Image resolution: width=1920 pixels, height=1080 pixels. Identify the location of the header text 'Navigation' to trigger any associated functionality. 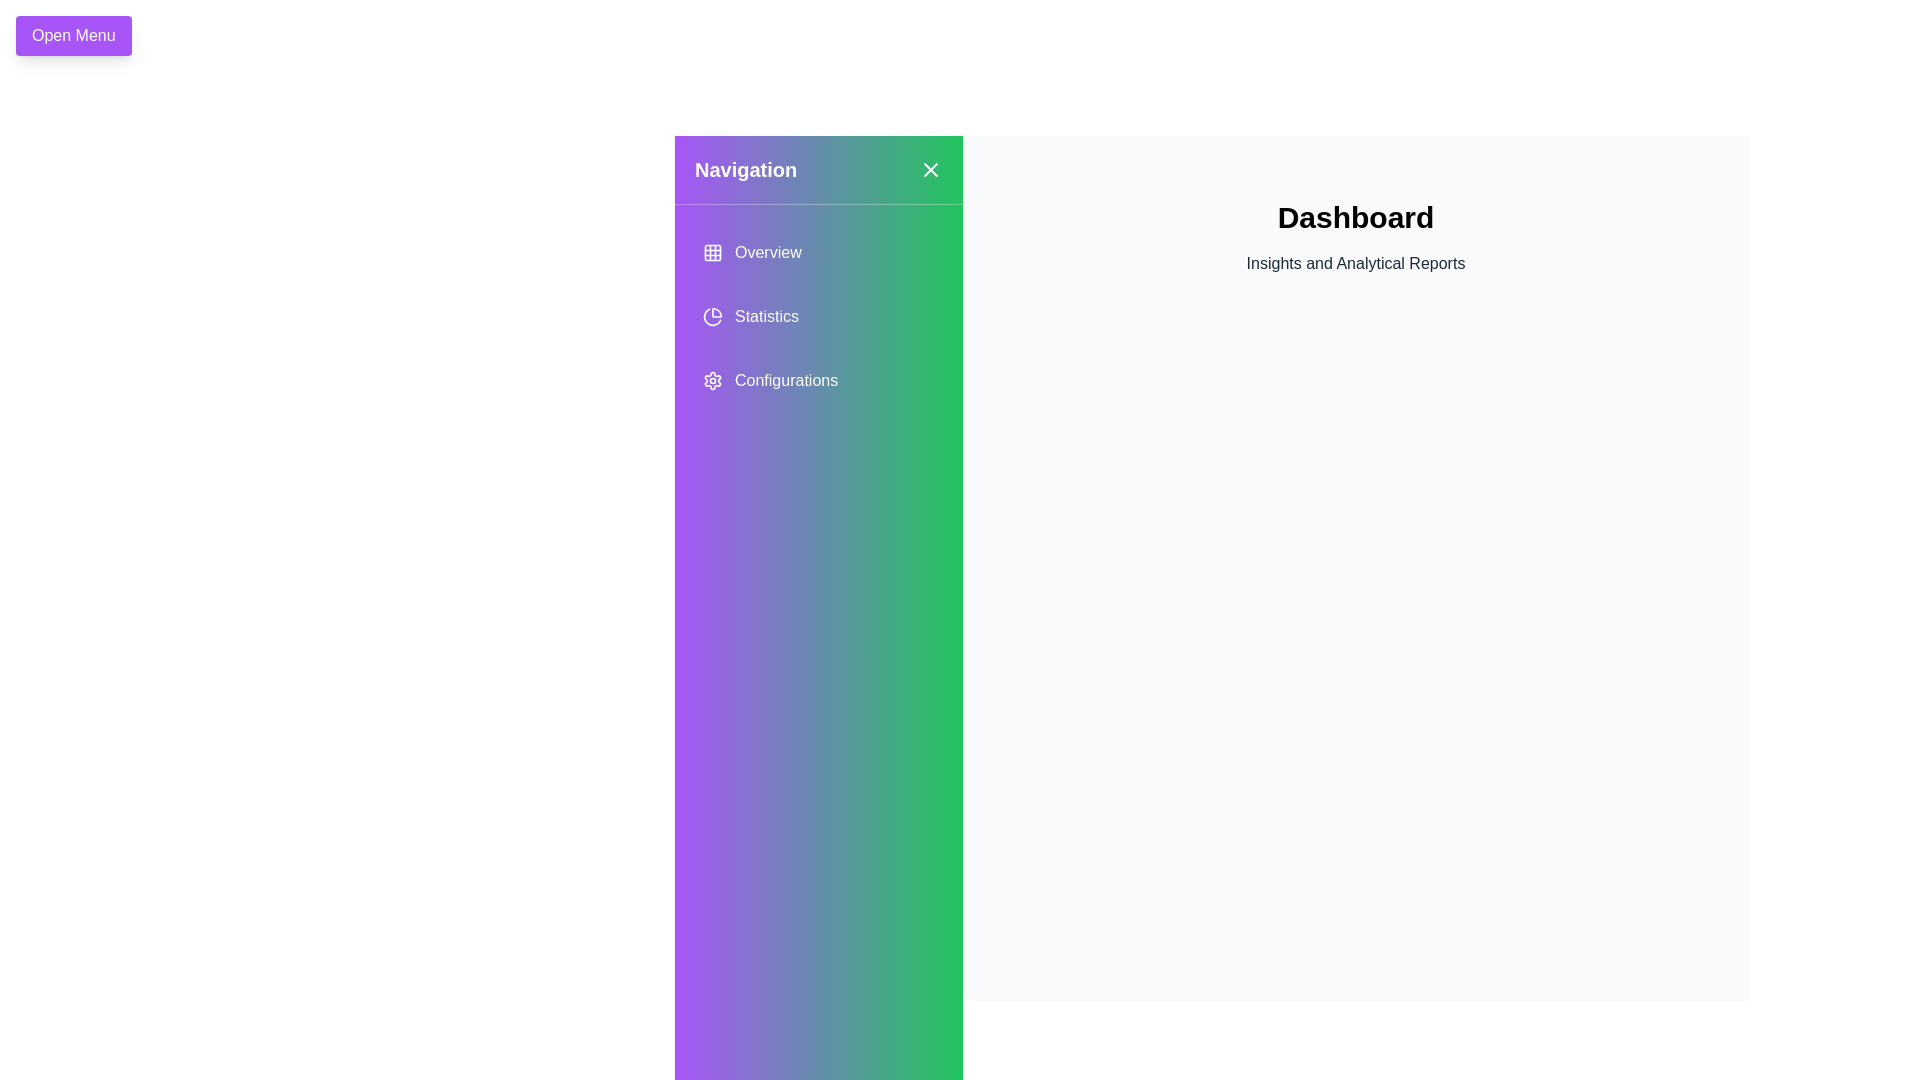
(744, 168).